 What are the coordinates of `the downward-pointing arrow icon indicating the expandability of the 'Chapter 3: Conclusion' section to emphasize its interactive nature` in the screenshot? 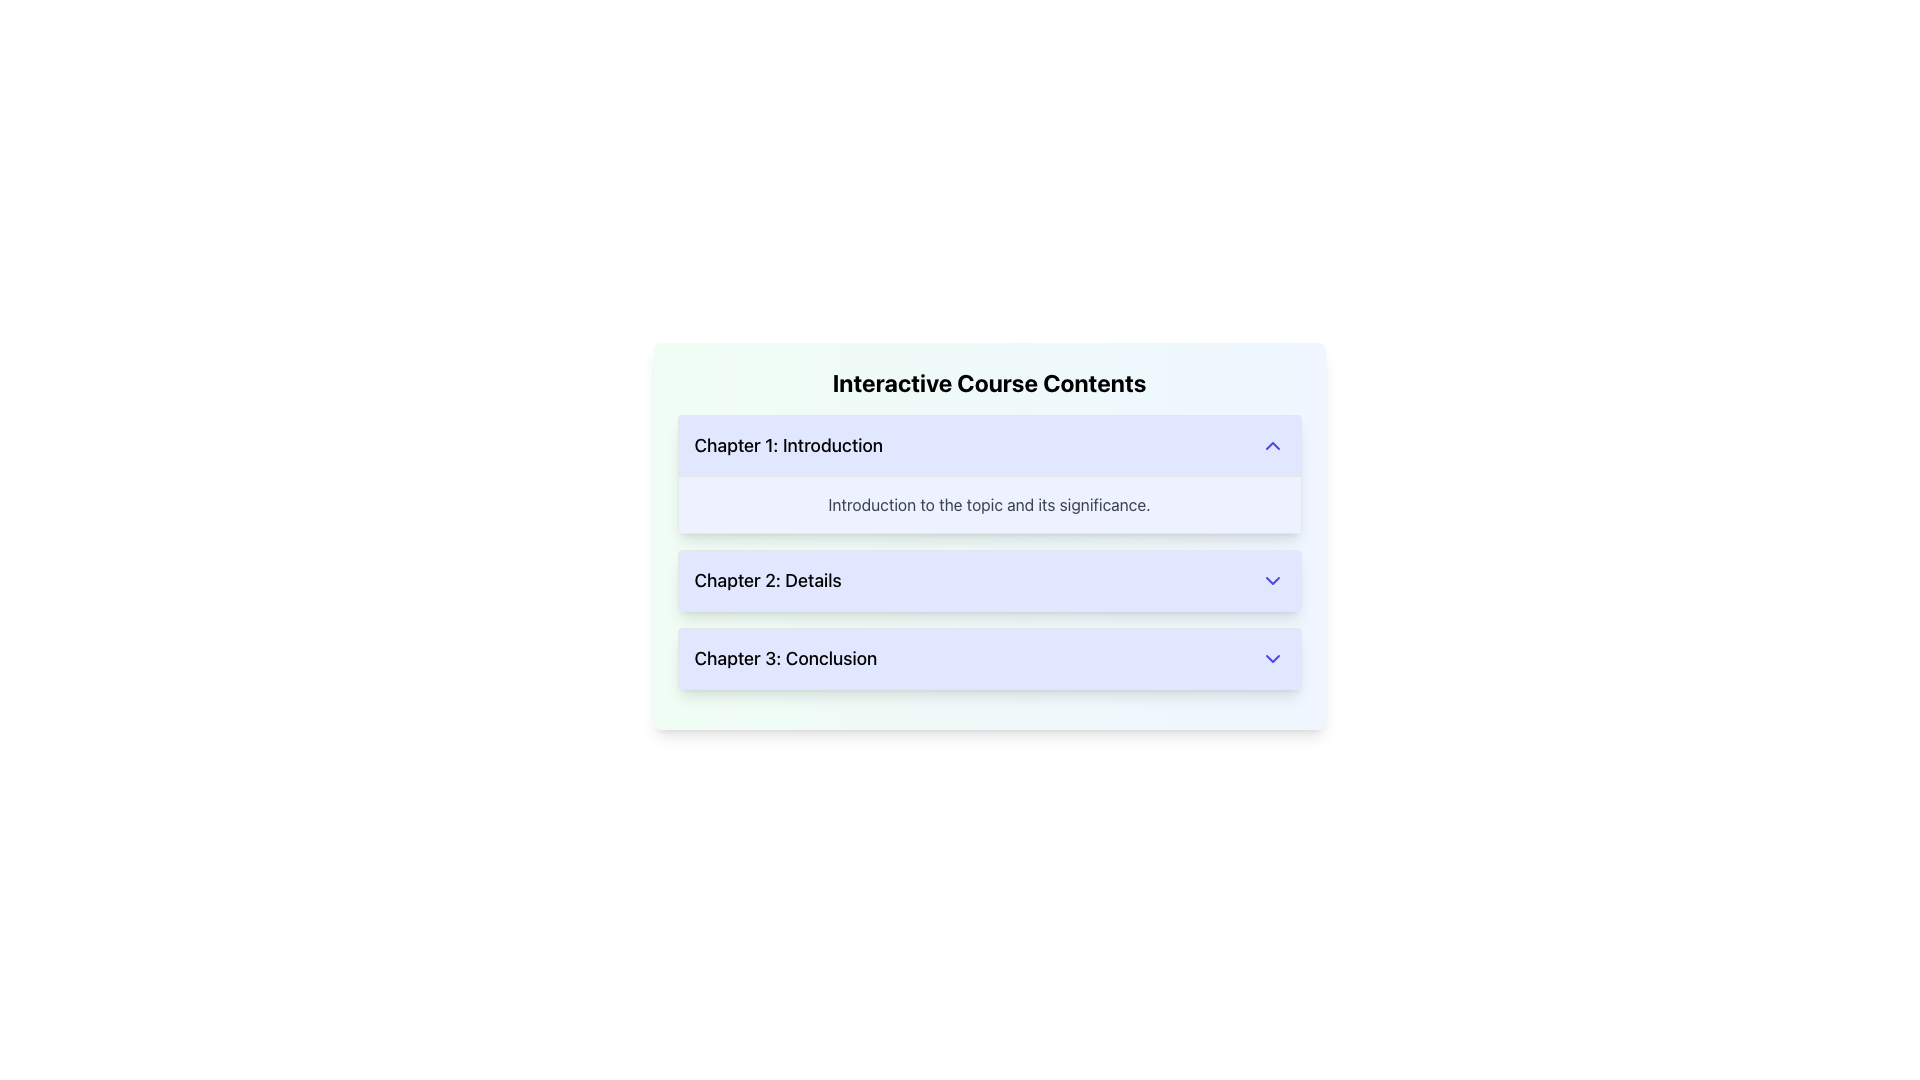 It's located at (1271, 659).